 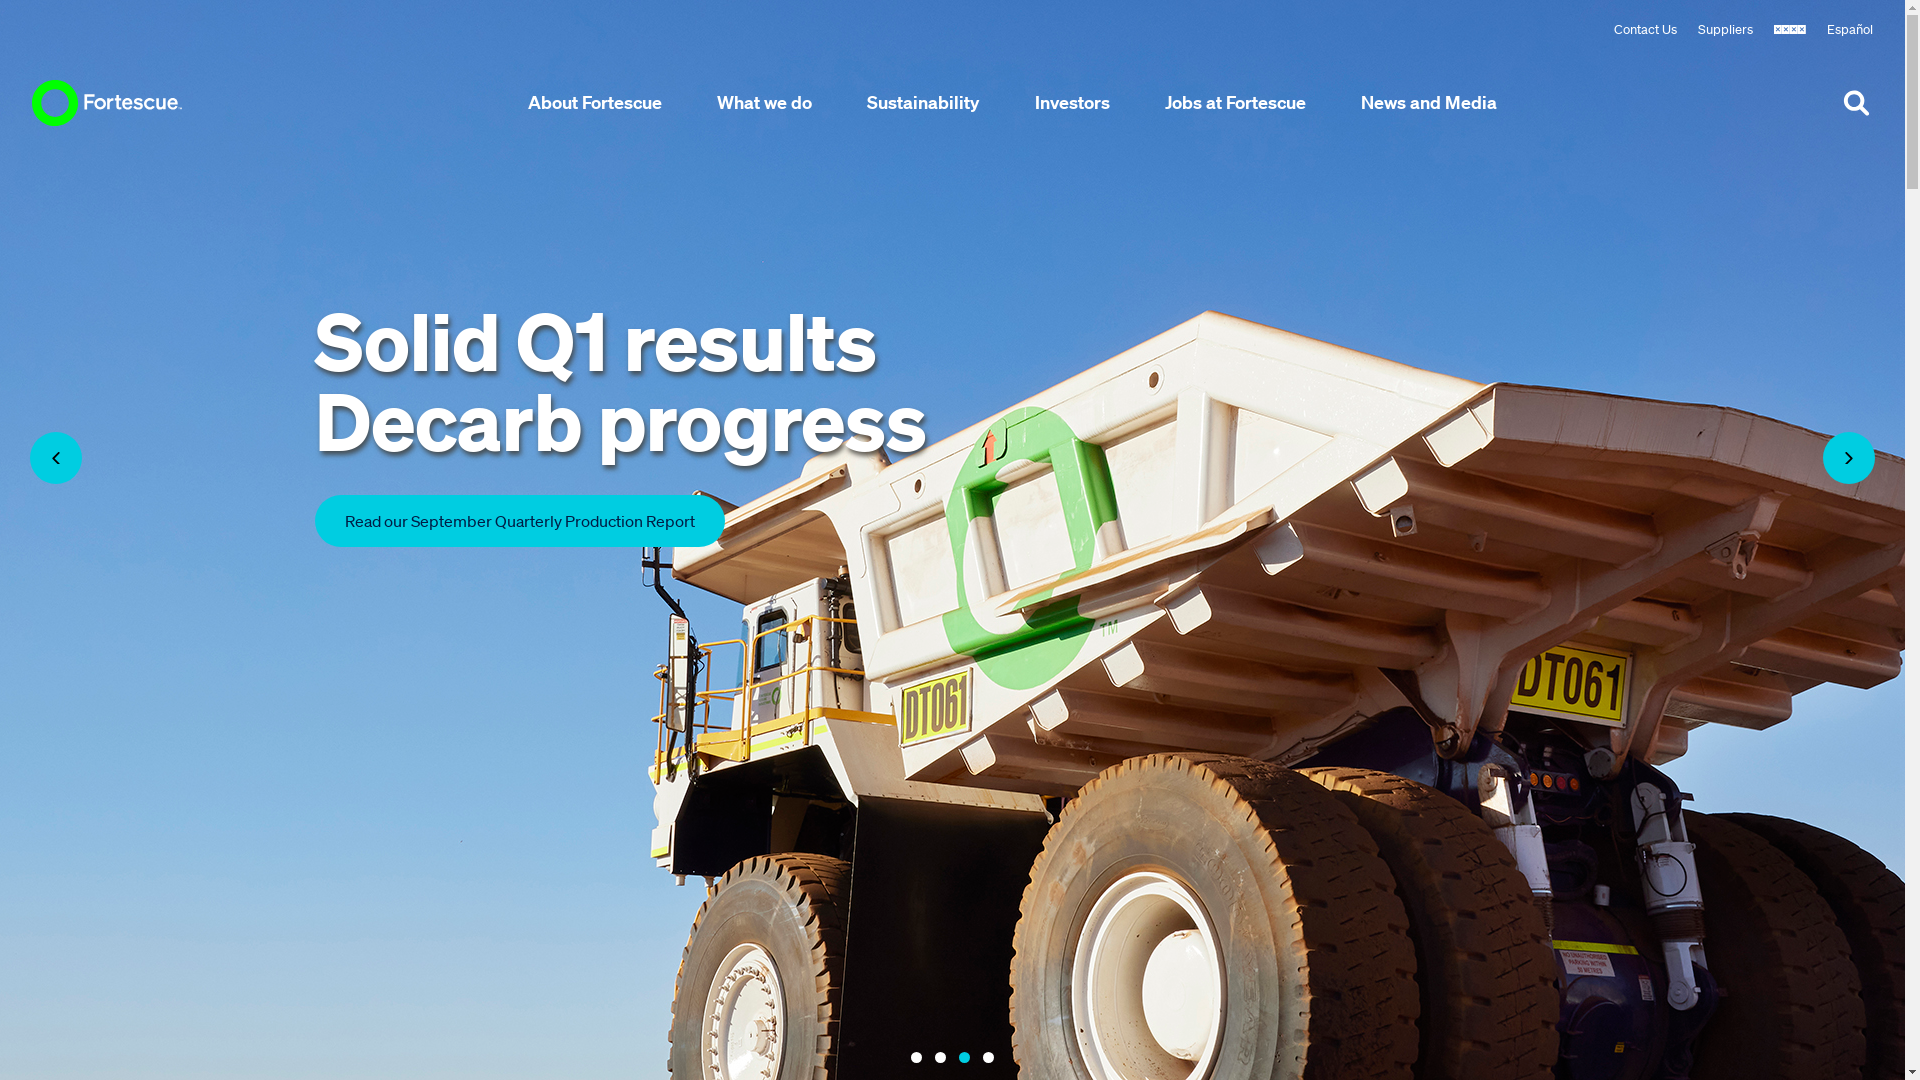 I want to click on 'Investors', so click(x=1071, y=102).